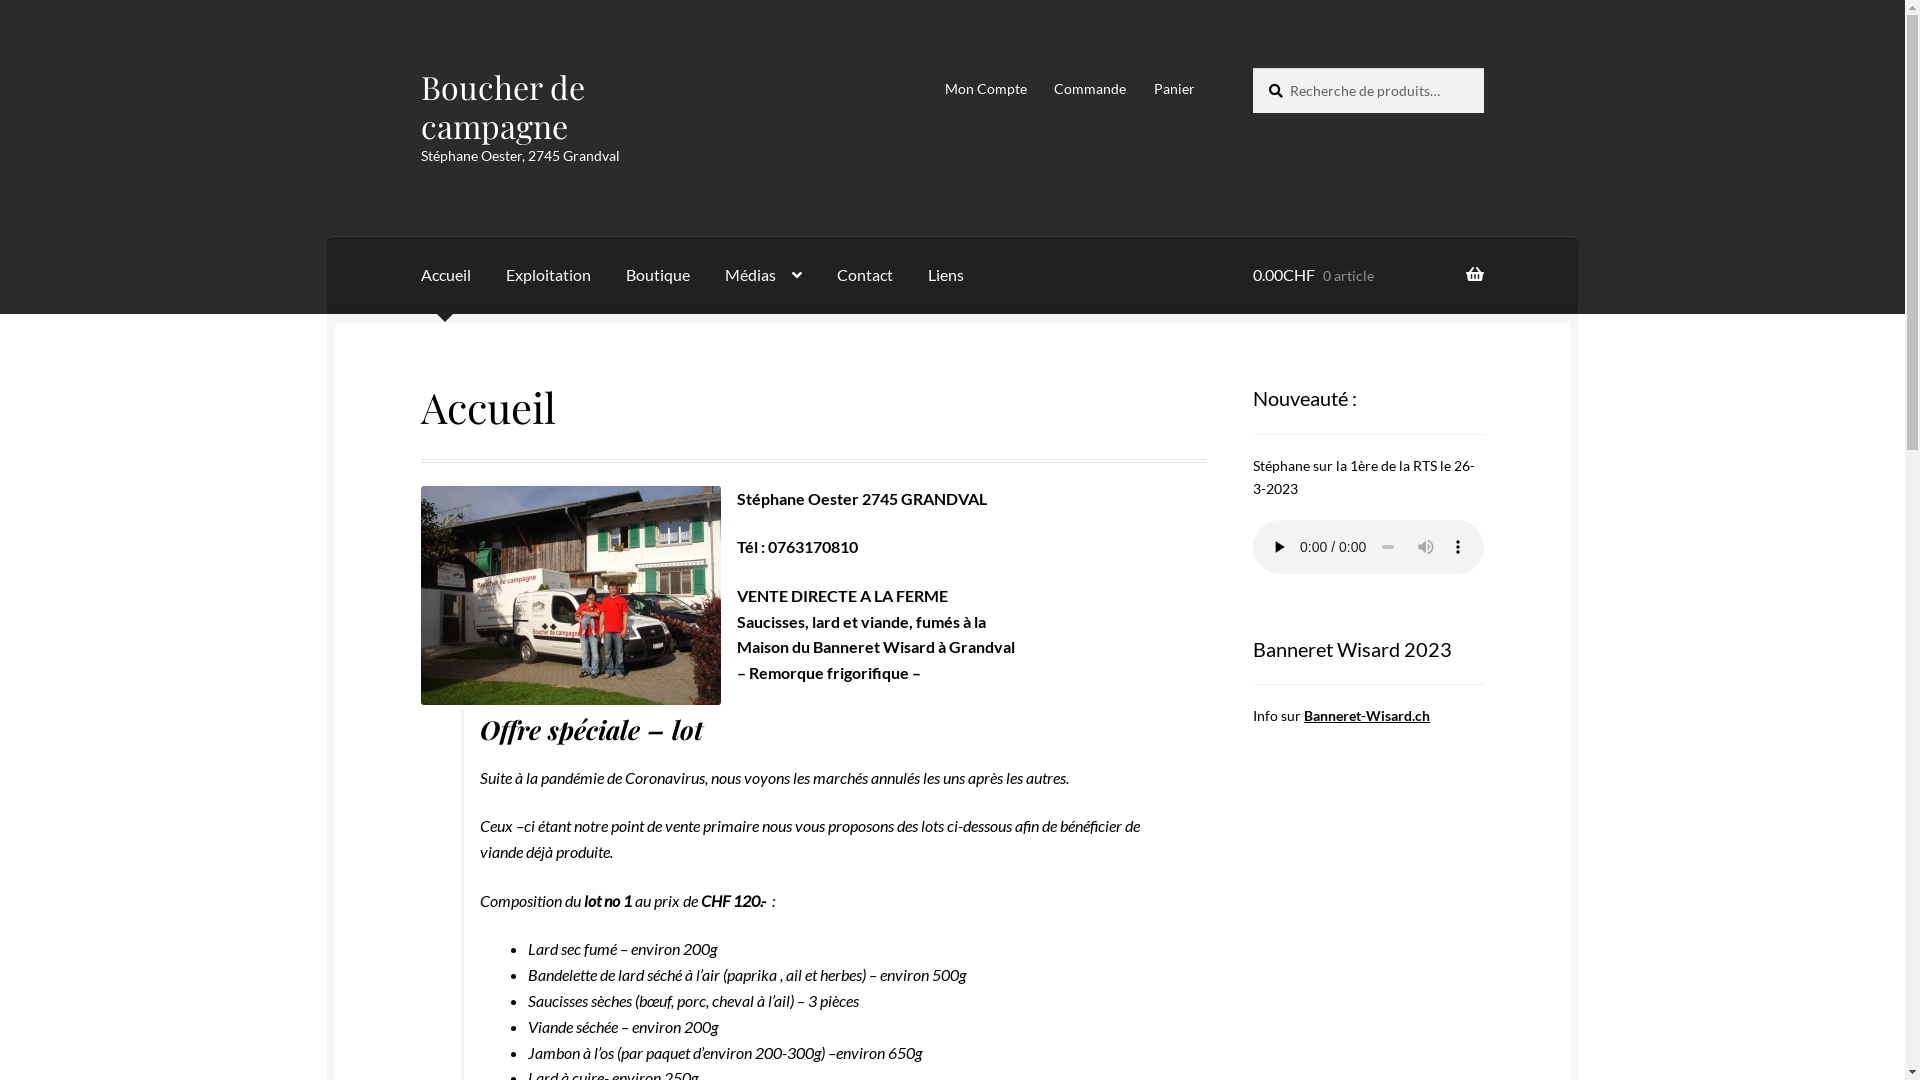 The width and height of the screenshot is (1920, 1080). Describe the element at coordinates (503, 105) in the screenshot. I see `'Boucher de campagne'` at that location.